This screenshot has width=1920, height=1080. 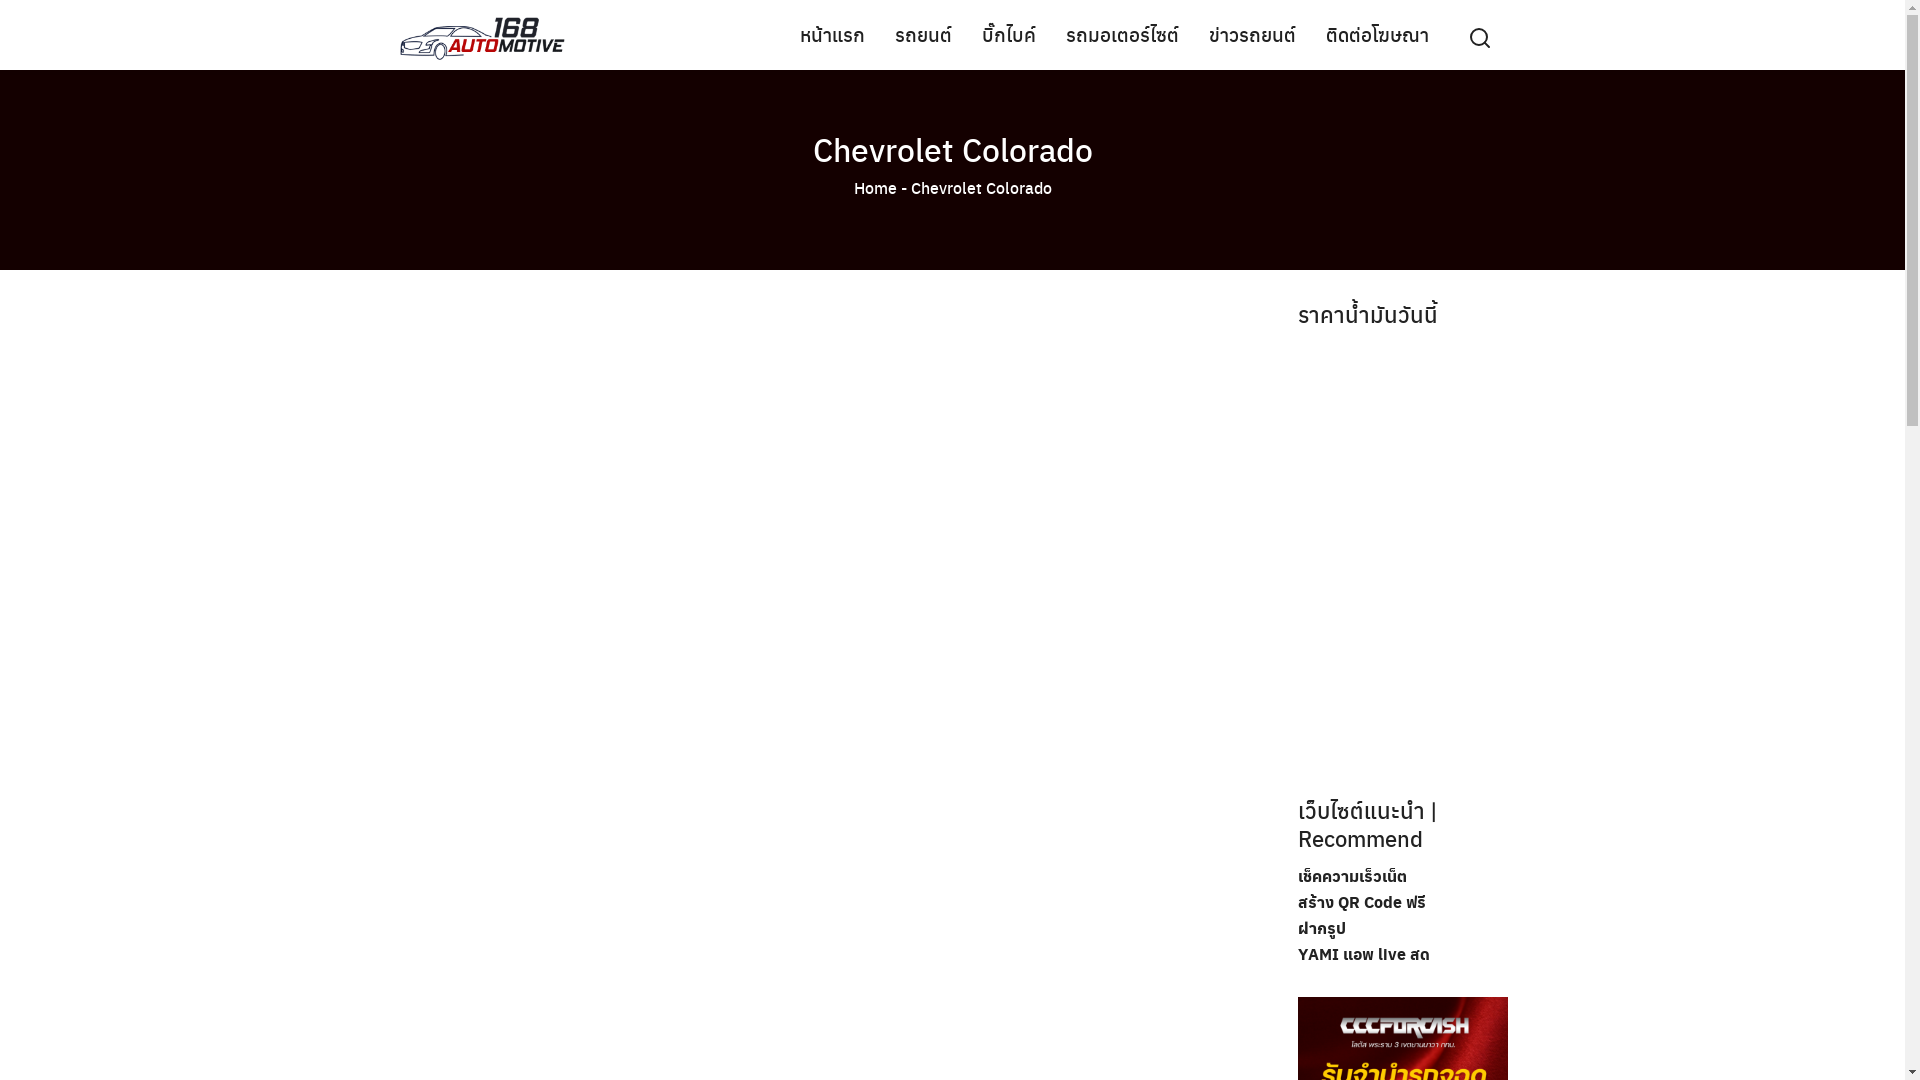 What do you see at coordinates (875, 187) in the screenshot?
I see `'Home'` at bounding box center [875, 187].